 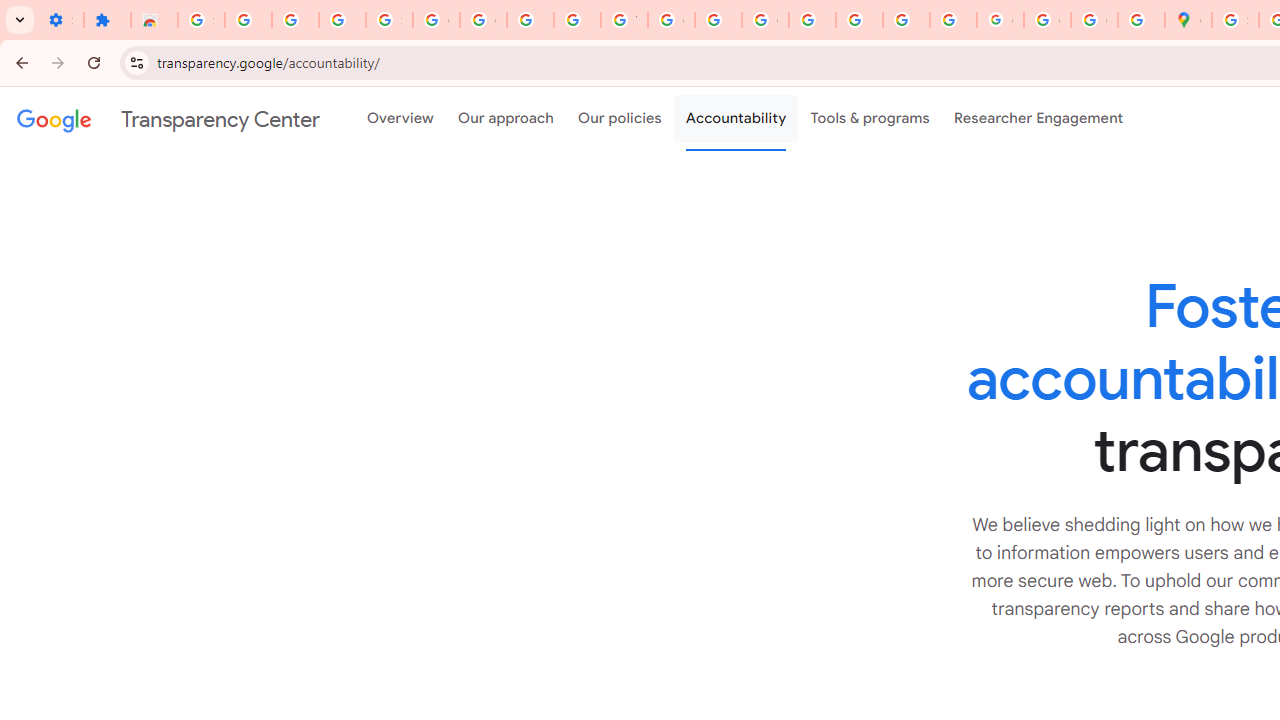 I want to click on 'Settings - On startup', so click(x=60, y=20).